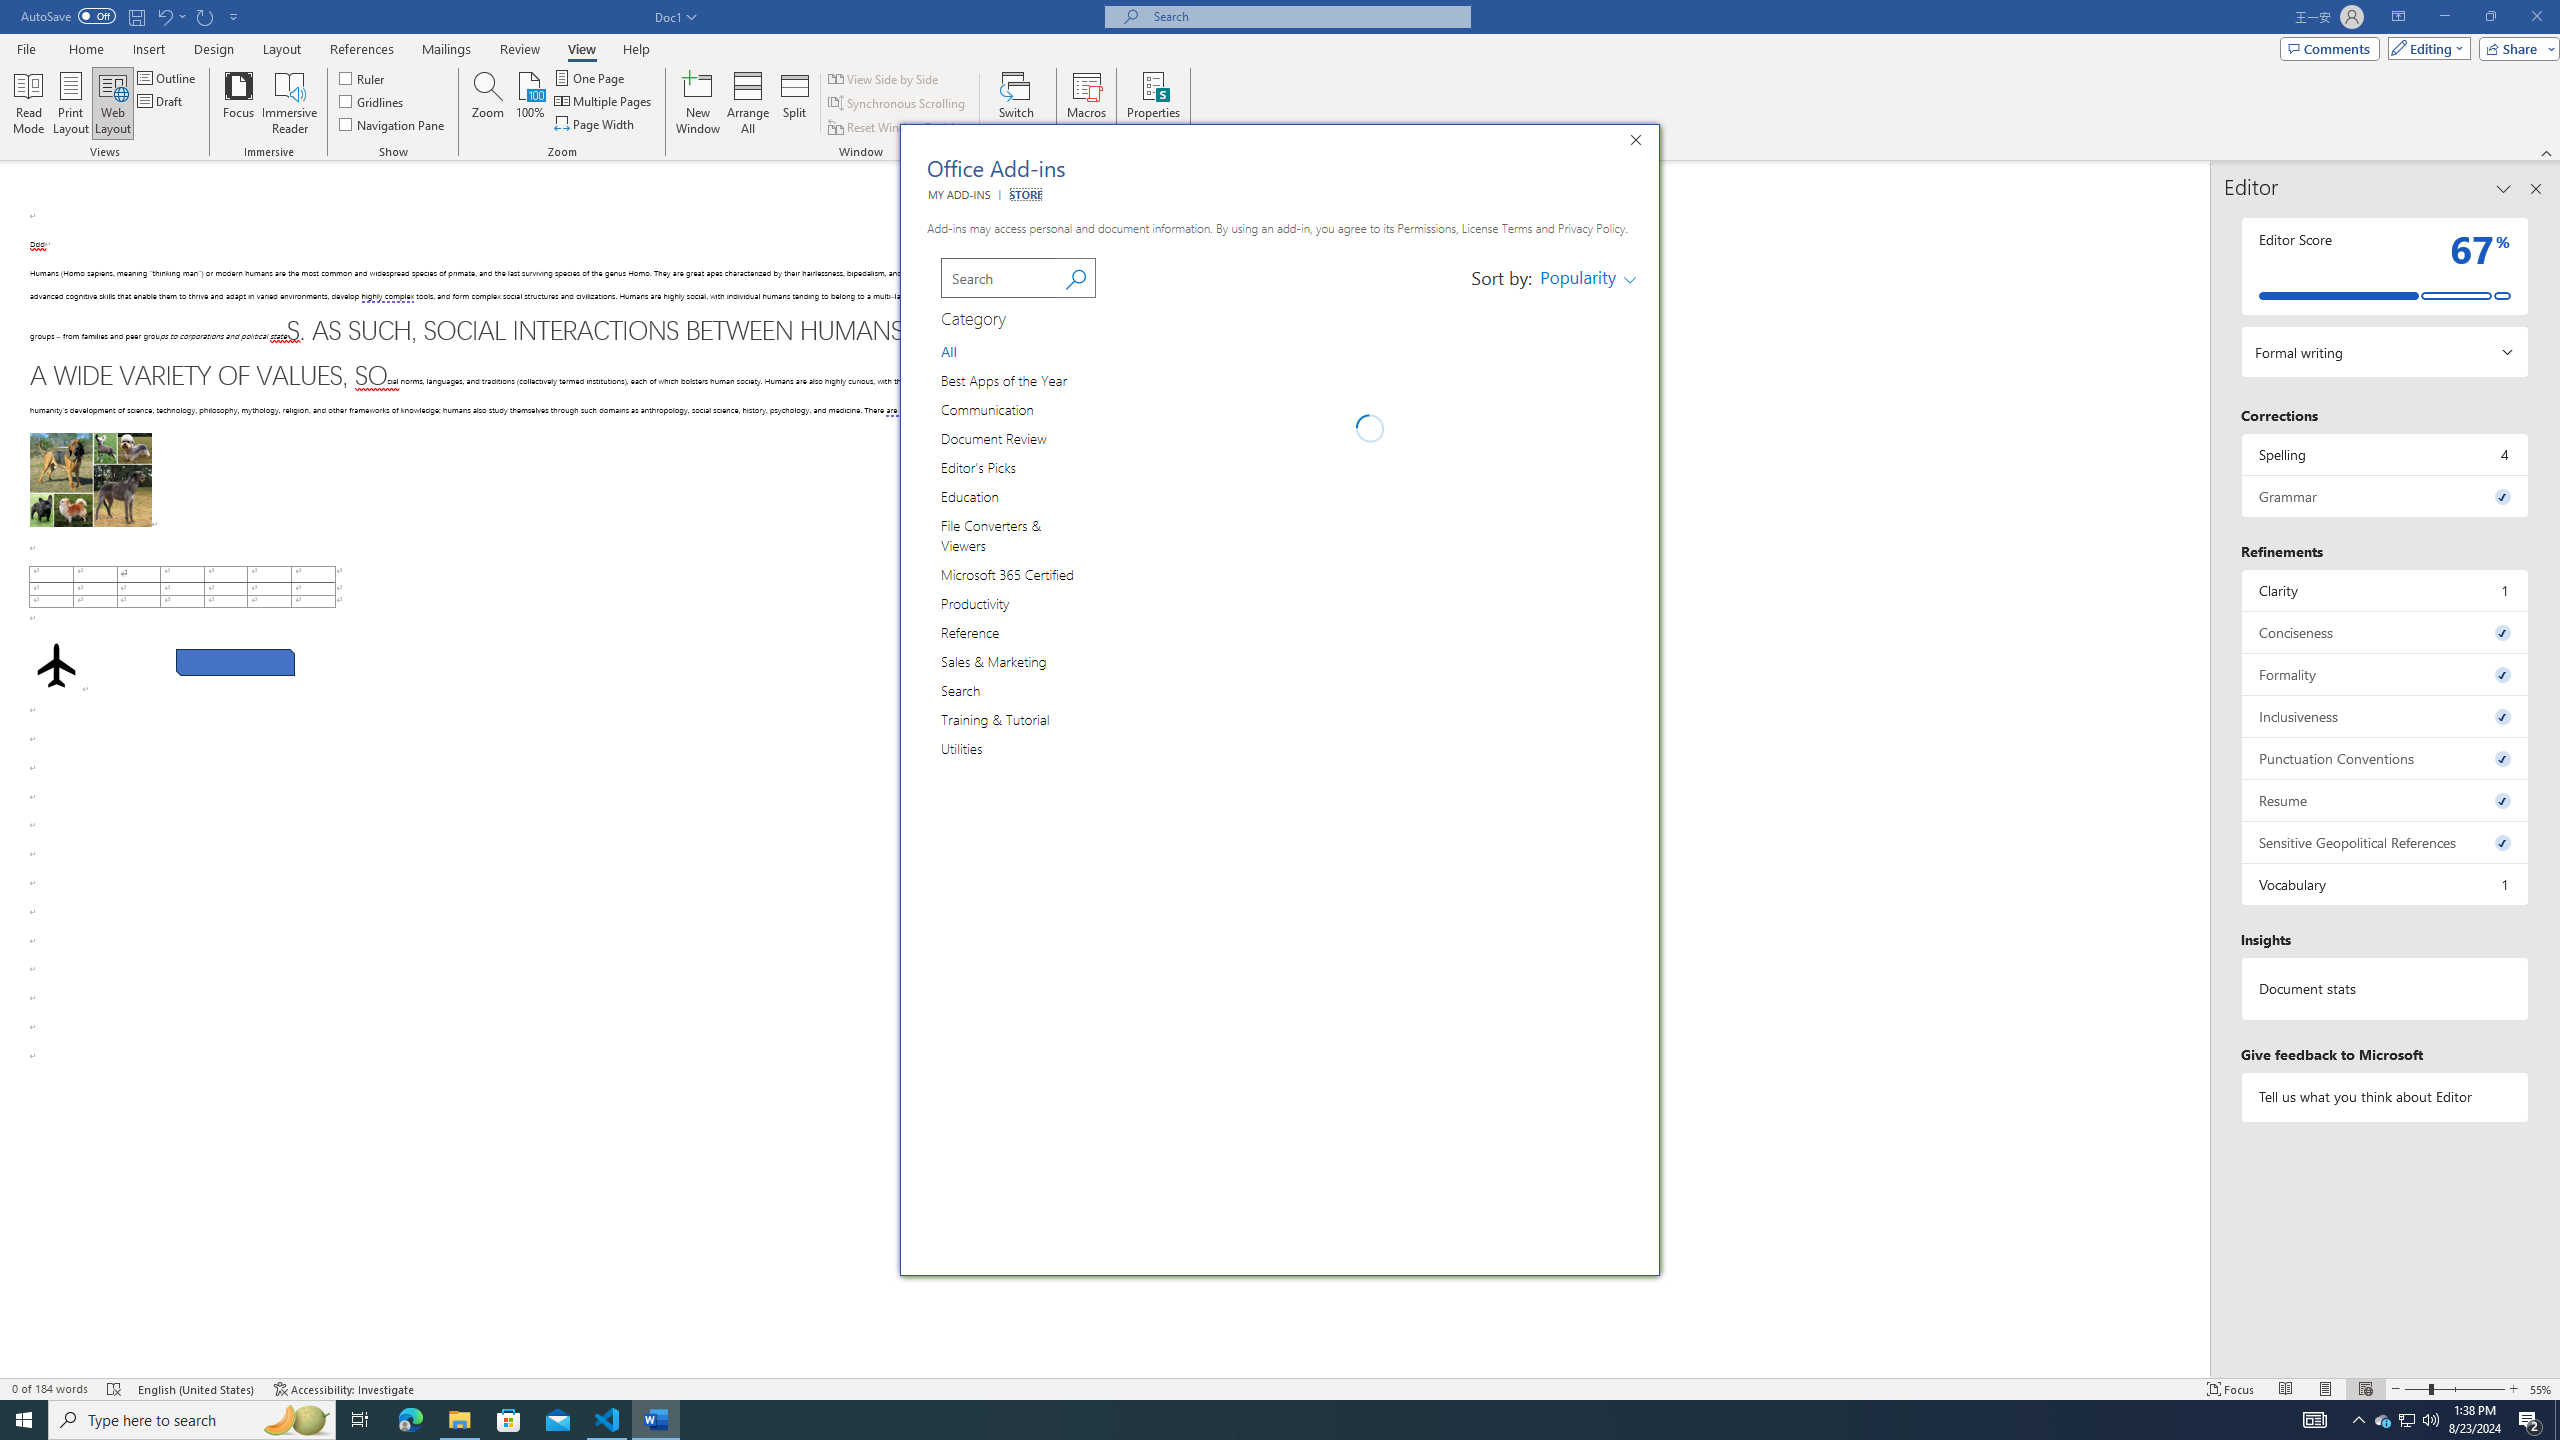  What do you see at coordinates (998, 437) in the screenshot?
I see `'Category Group Document Review 4 of 14'` at bounding box center [998, 437].